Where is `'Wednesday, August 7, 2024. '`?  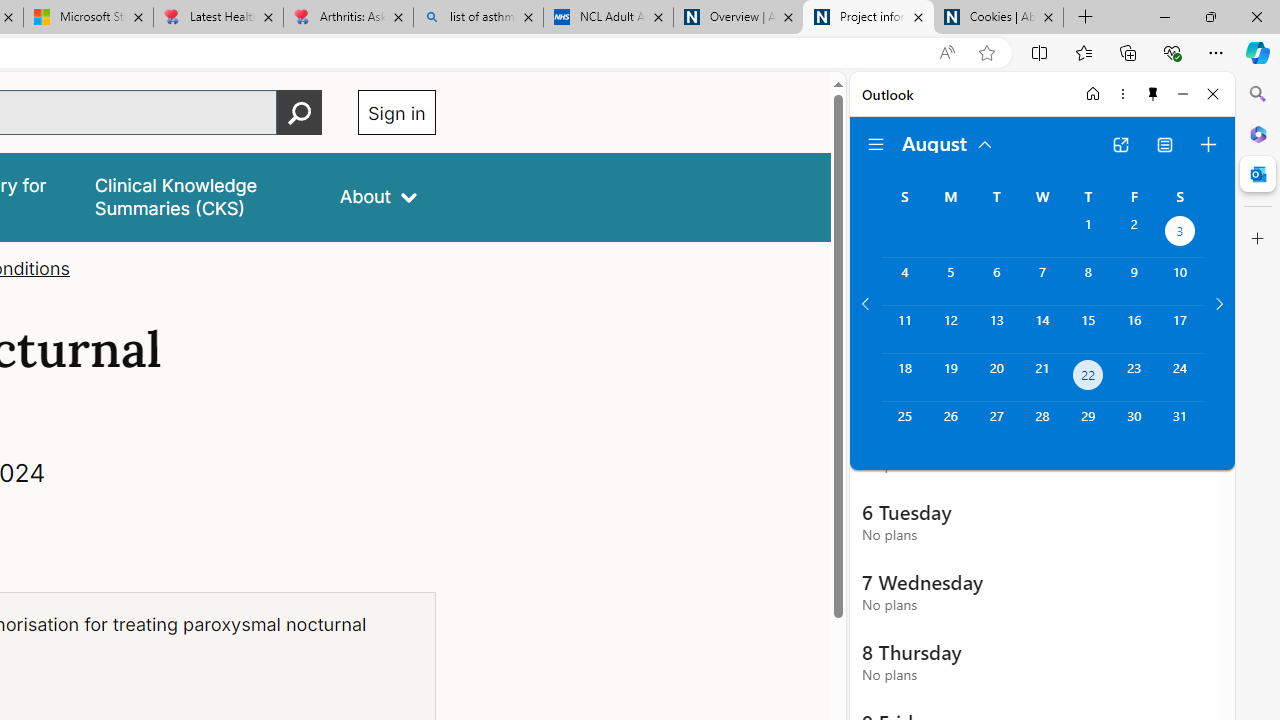 'Wednesday, August 7, 2024. ' is located at coordinates (1041, 281).